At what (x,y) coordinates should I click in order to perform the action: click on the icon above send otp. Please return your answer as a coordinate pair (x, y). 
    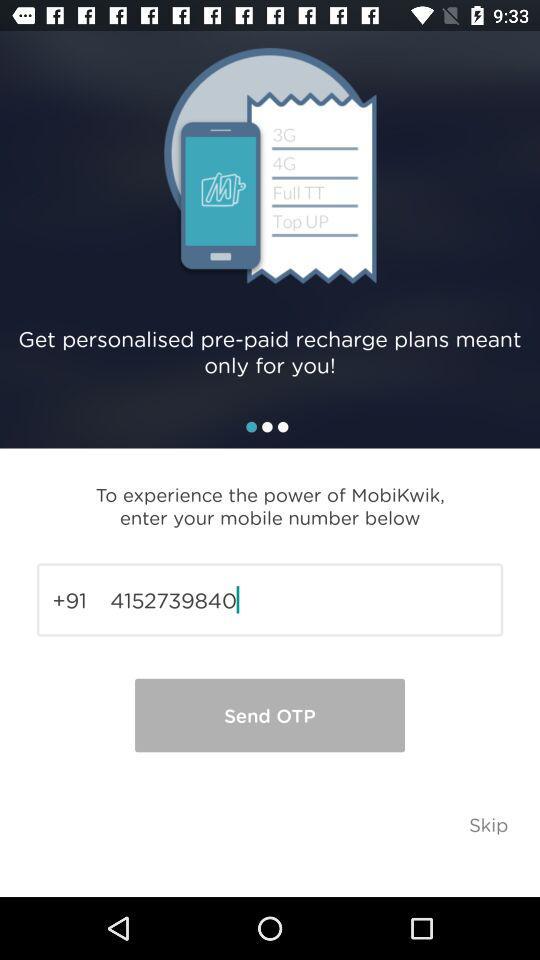
    Looking at the image, I should click on (270, 600).